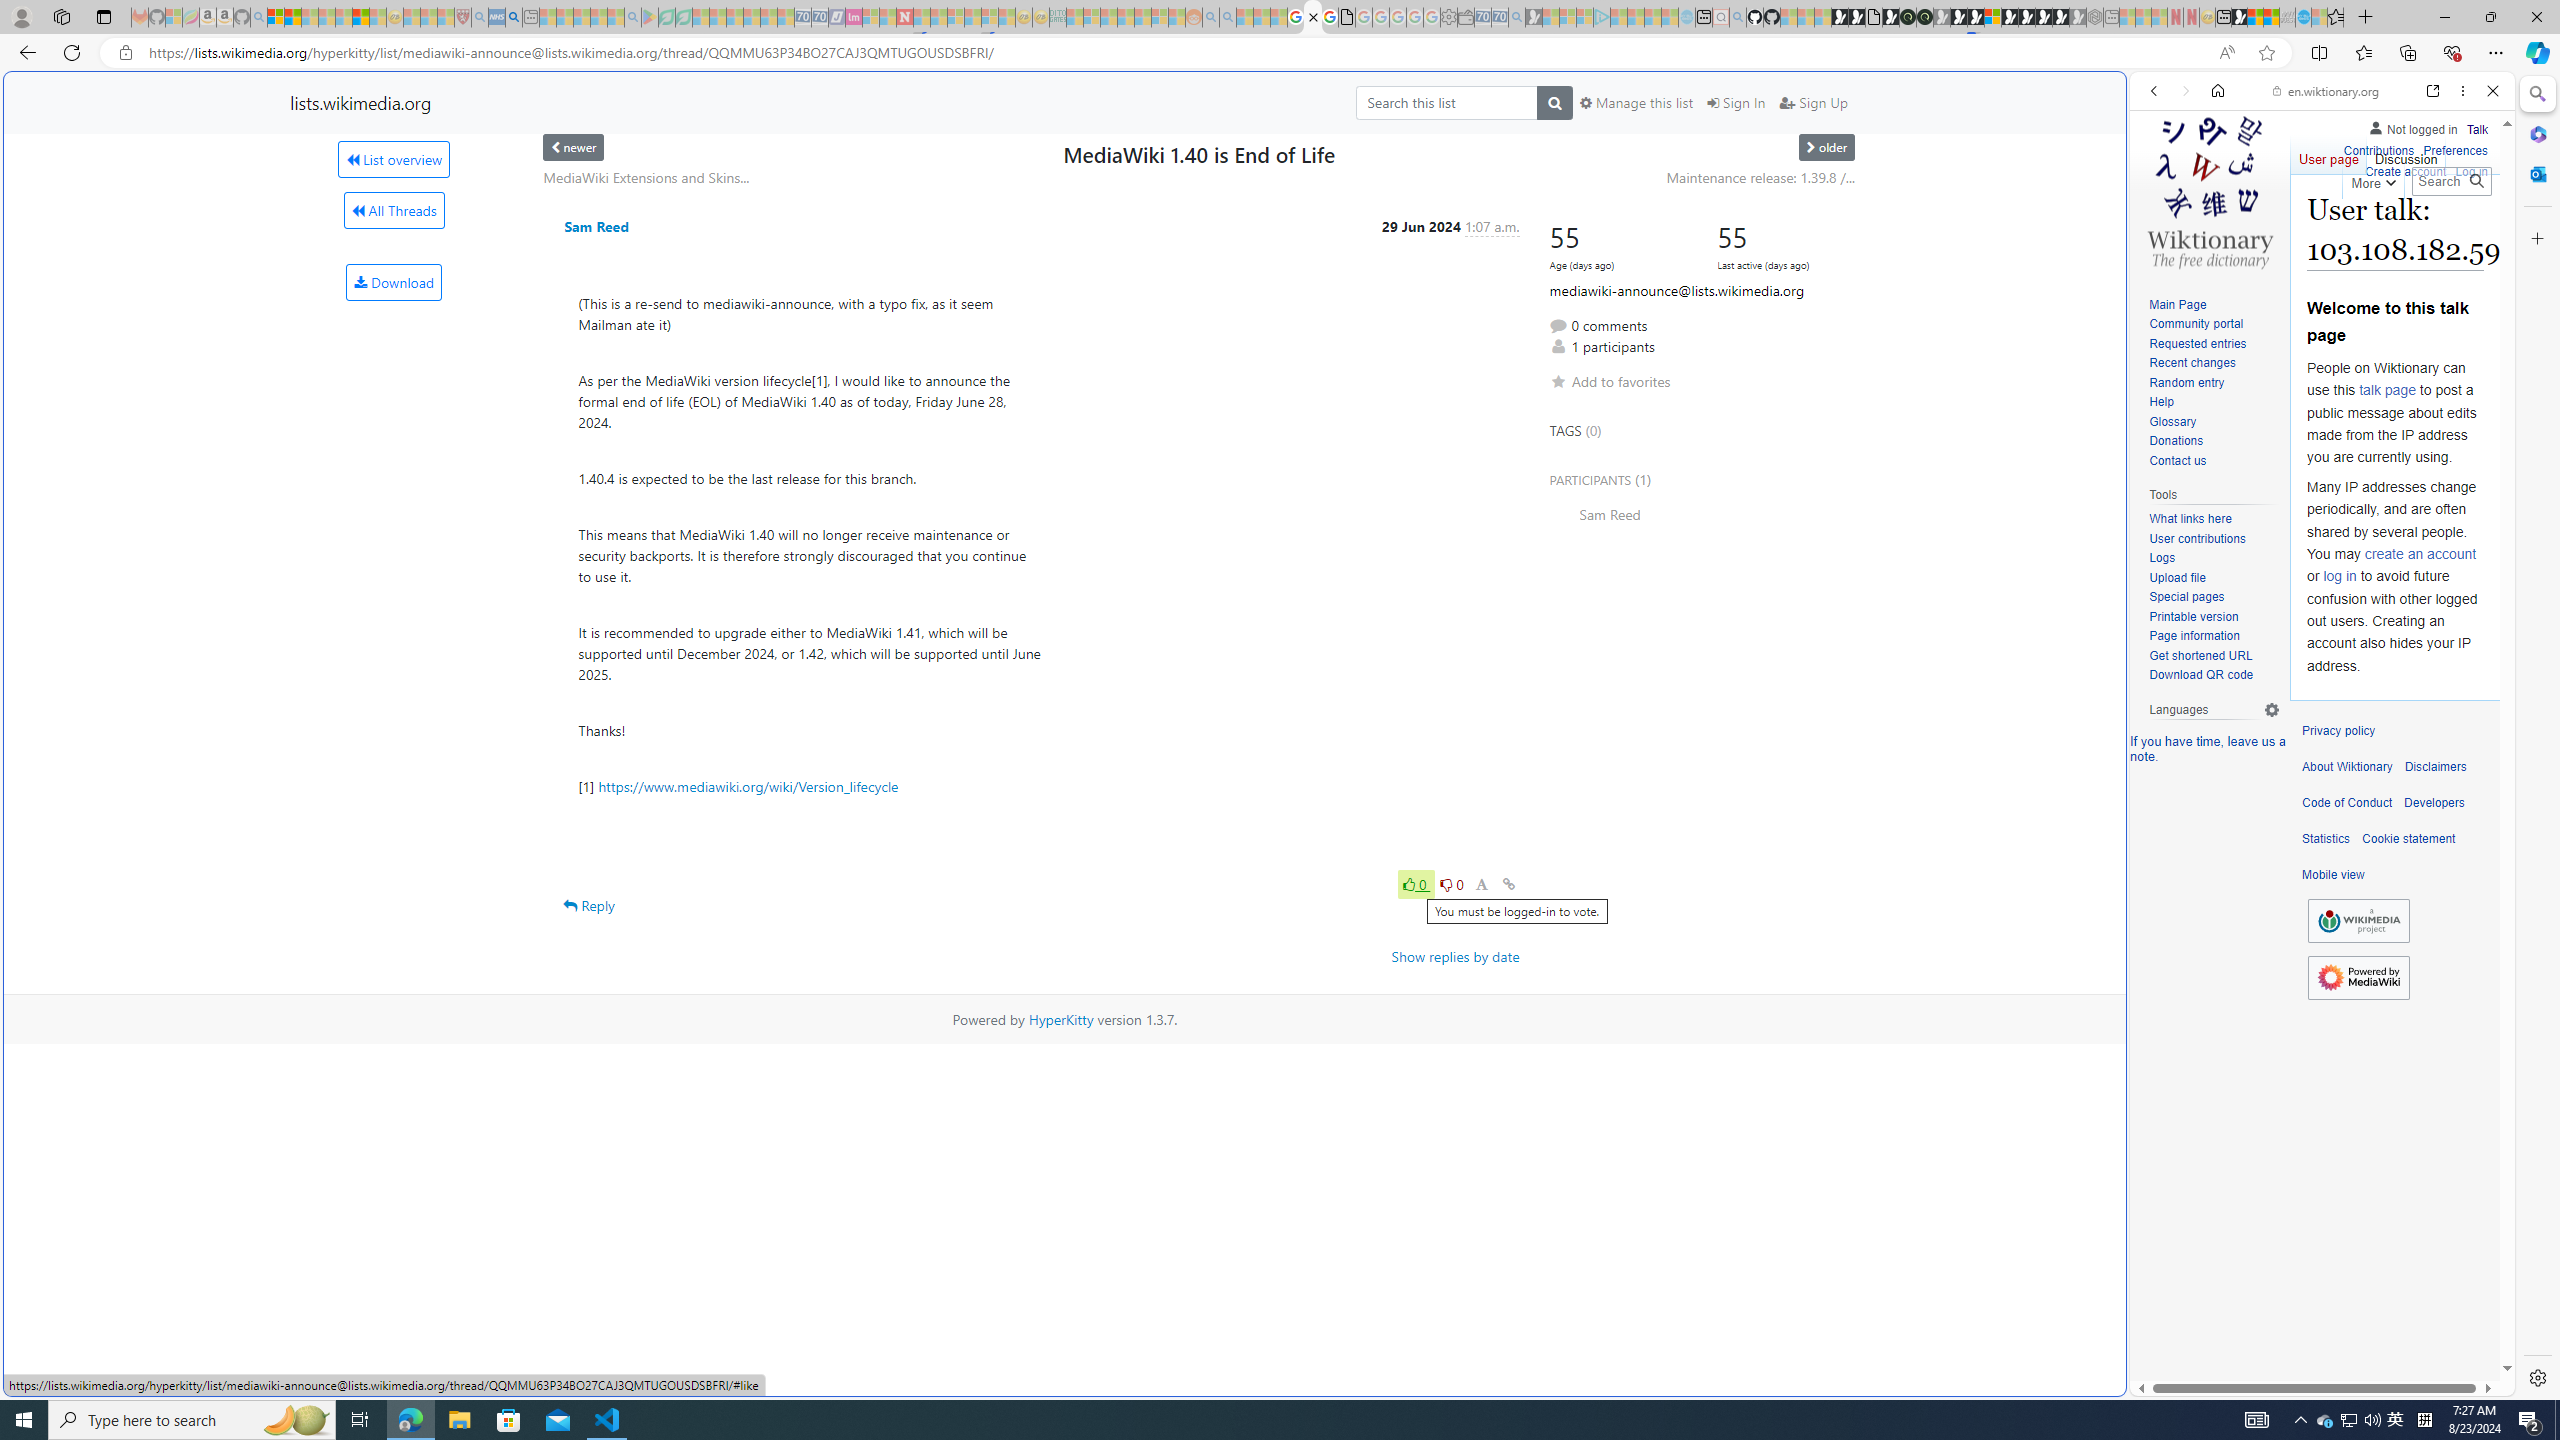 Image resolution: width=2560 pixels, height=1440 pixels. I want to click on 'Discussion', so click(2405, 154).